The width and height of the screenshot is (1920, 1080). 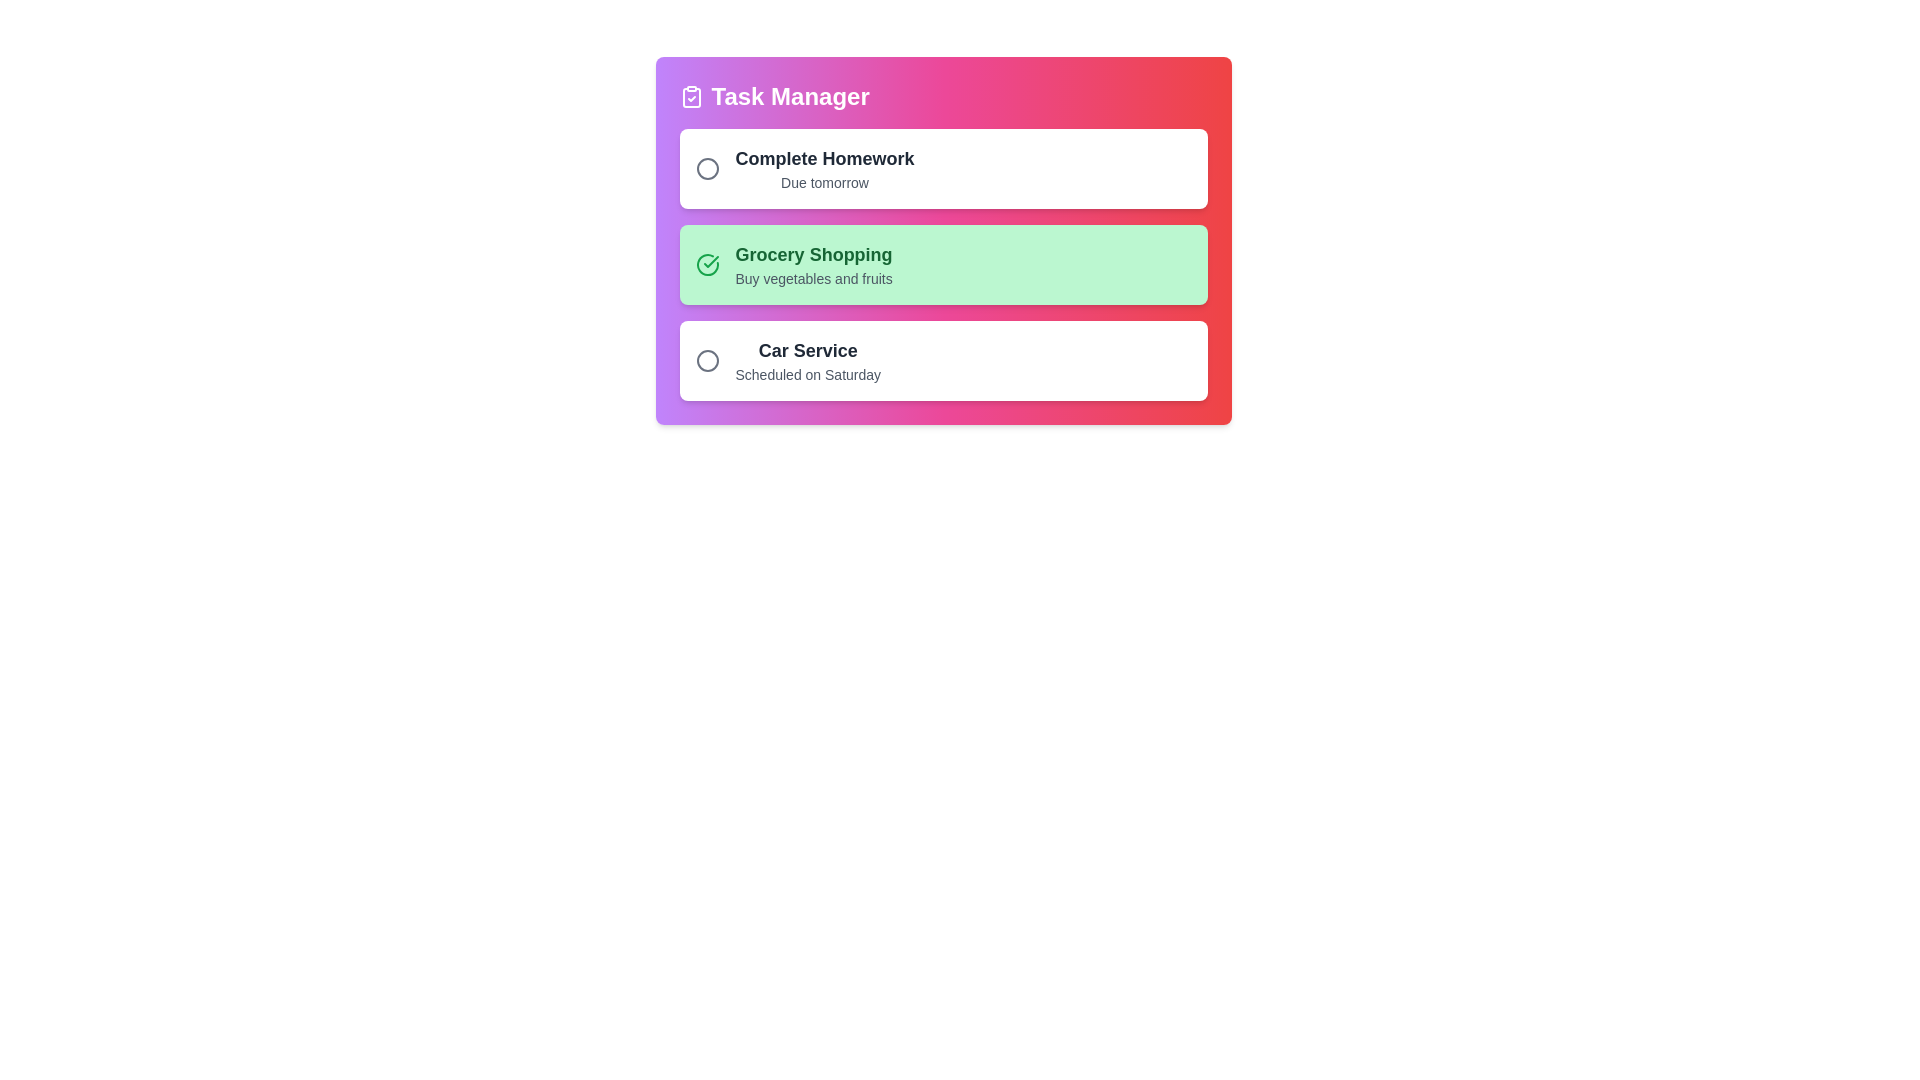 I want to click on the task item corresponding to Complete Homework, so click(x=942, y=168).